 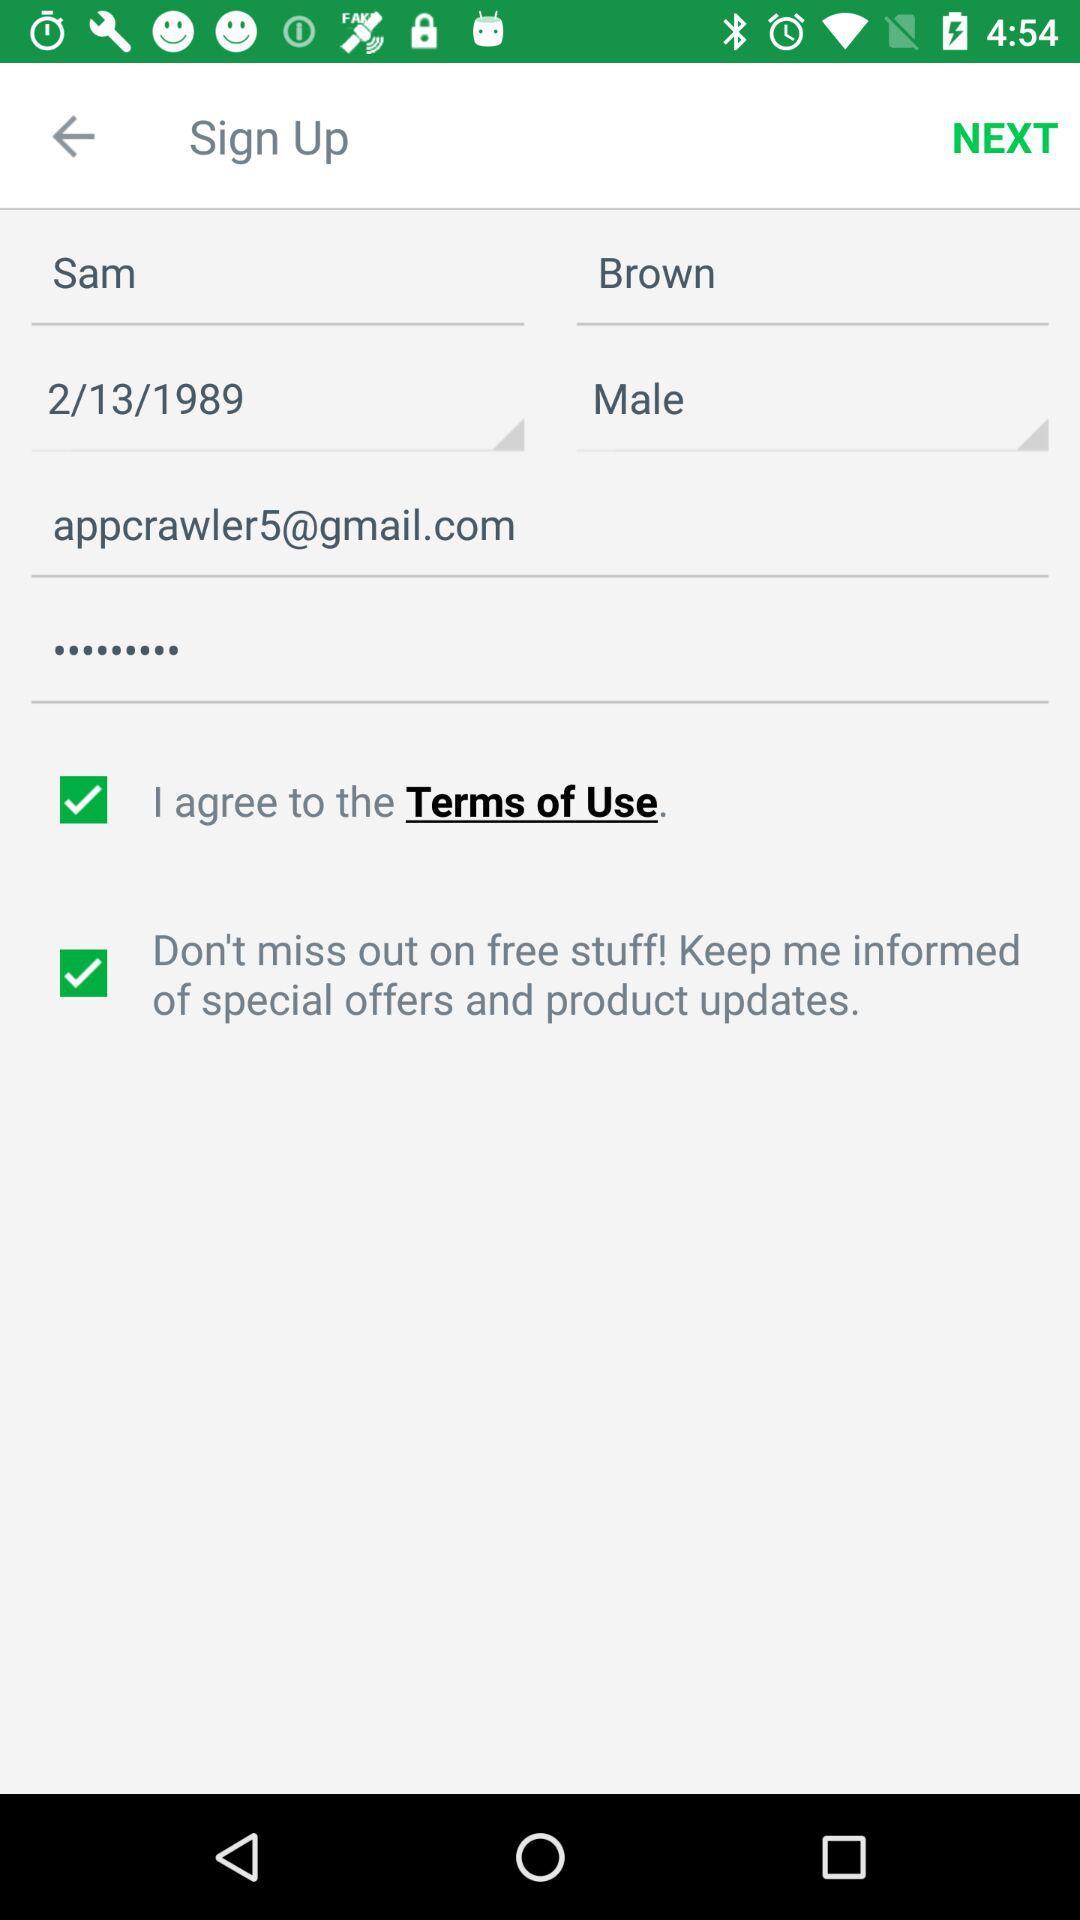 I want to click on check/uncheck terms of use agreement, so click(x=85, y=800).